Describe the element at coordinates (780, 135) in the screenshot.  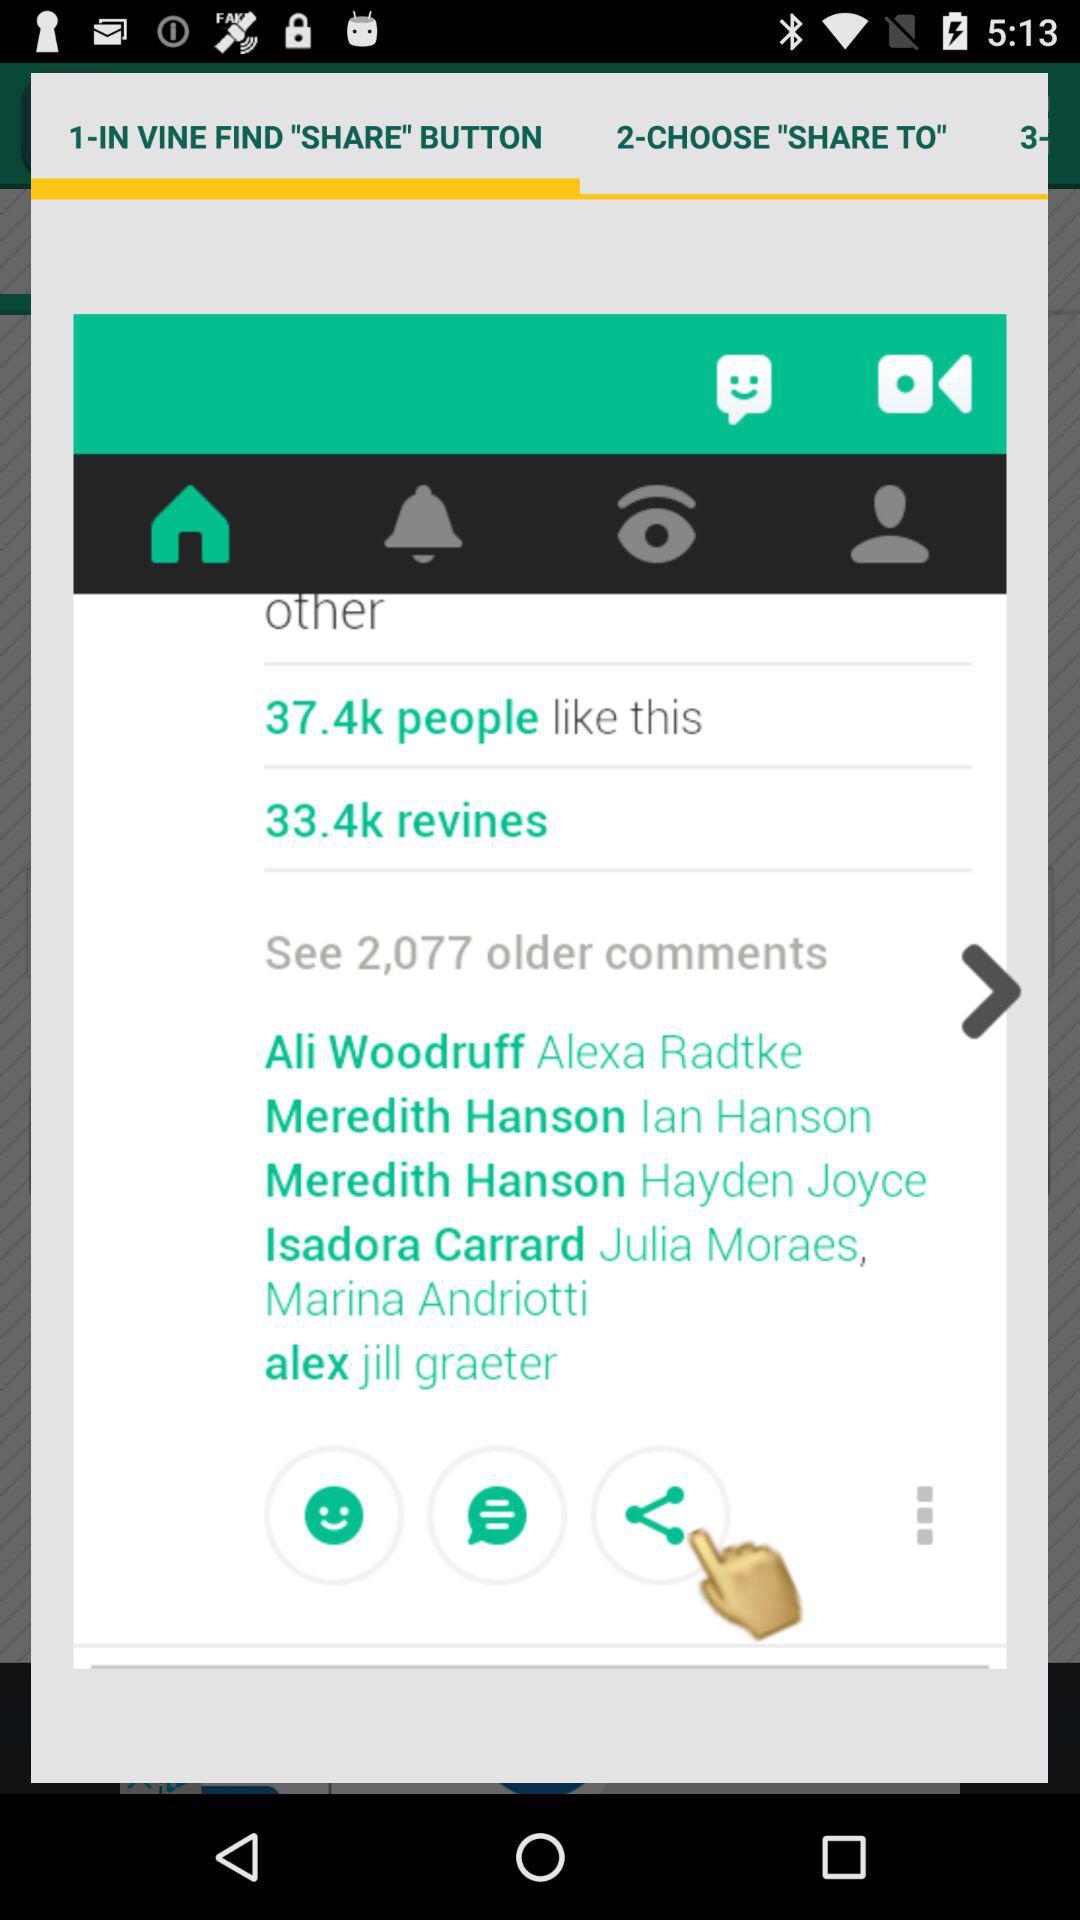
I see `2 choose share item` at that location.